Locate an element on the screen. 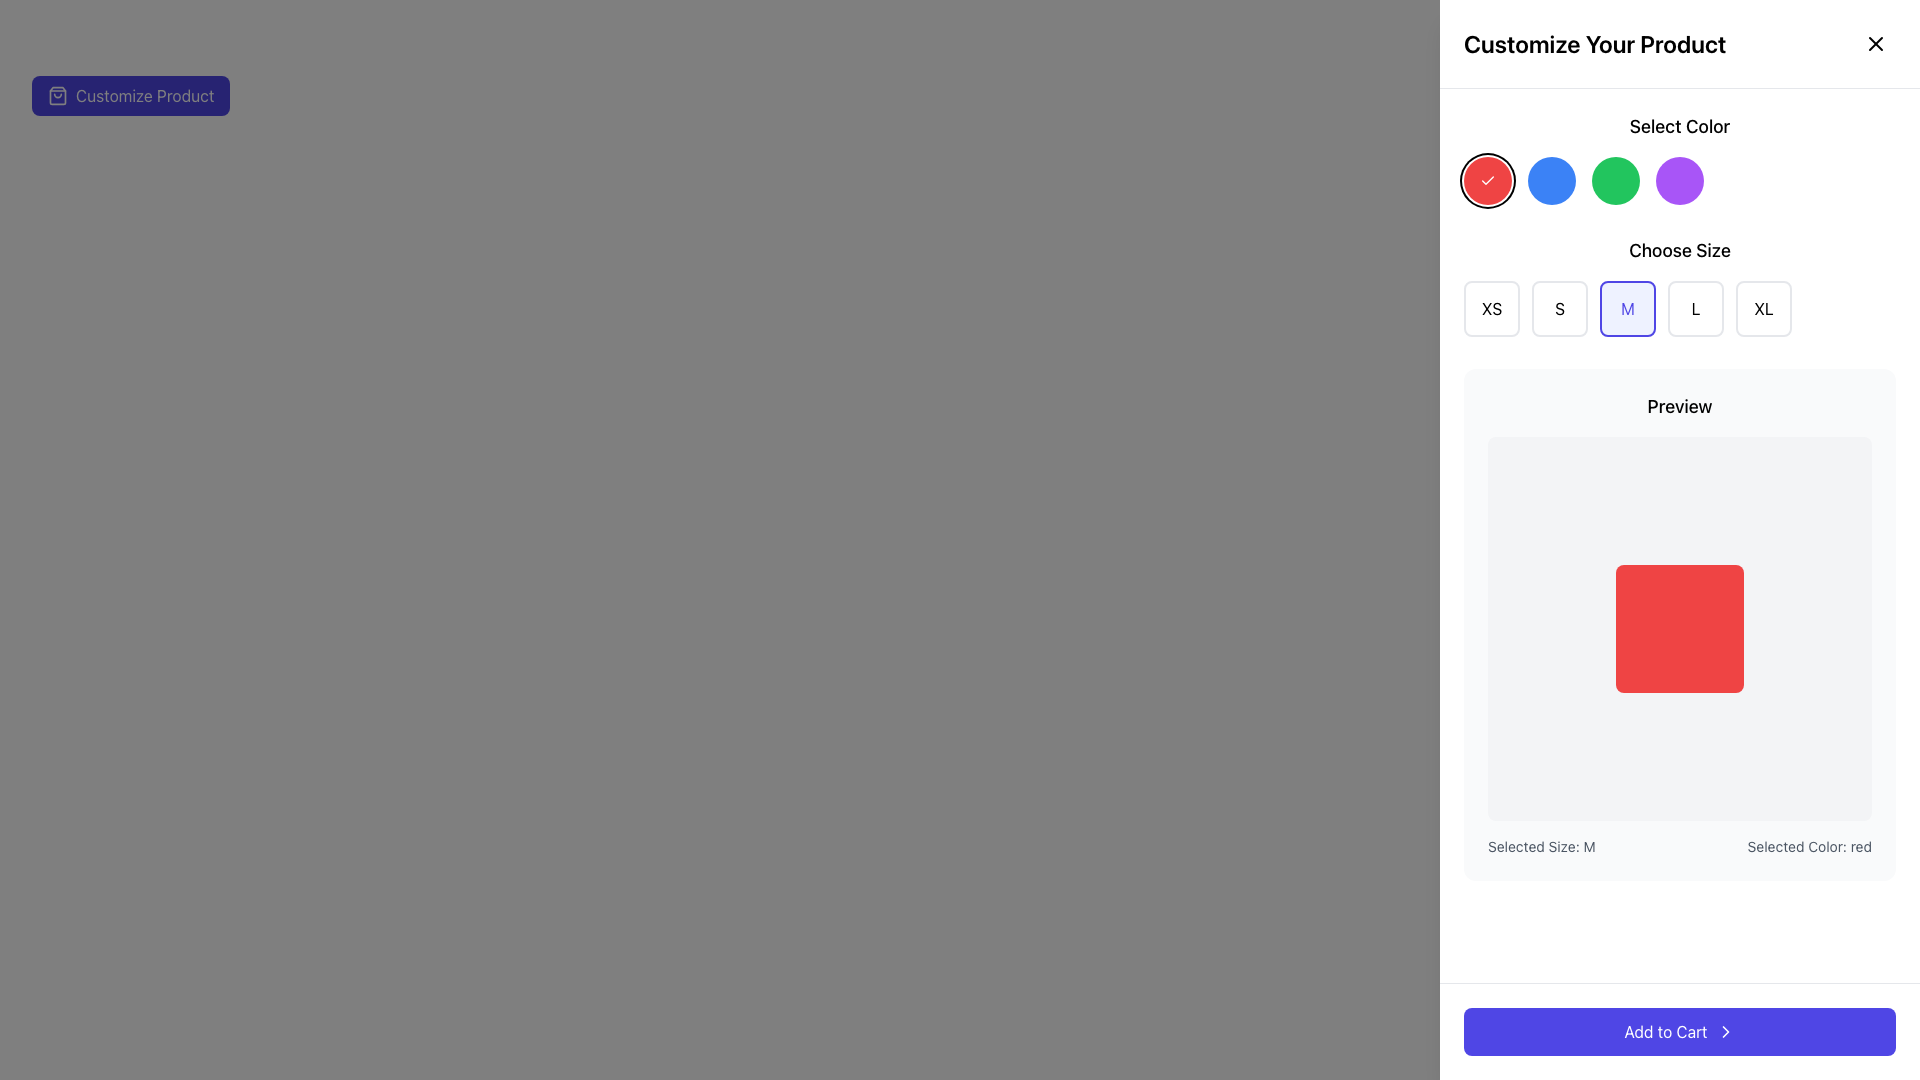 Image resolution: width=1920 pixels, height=1080 pixels. the lower-left stroke of the 'X' shape close button located in the top-right corner of the 'Customize Your Product' modal panel is located at coordinates (1875, 43).